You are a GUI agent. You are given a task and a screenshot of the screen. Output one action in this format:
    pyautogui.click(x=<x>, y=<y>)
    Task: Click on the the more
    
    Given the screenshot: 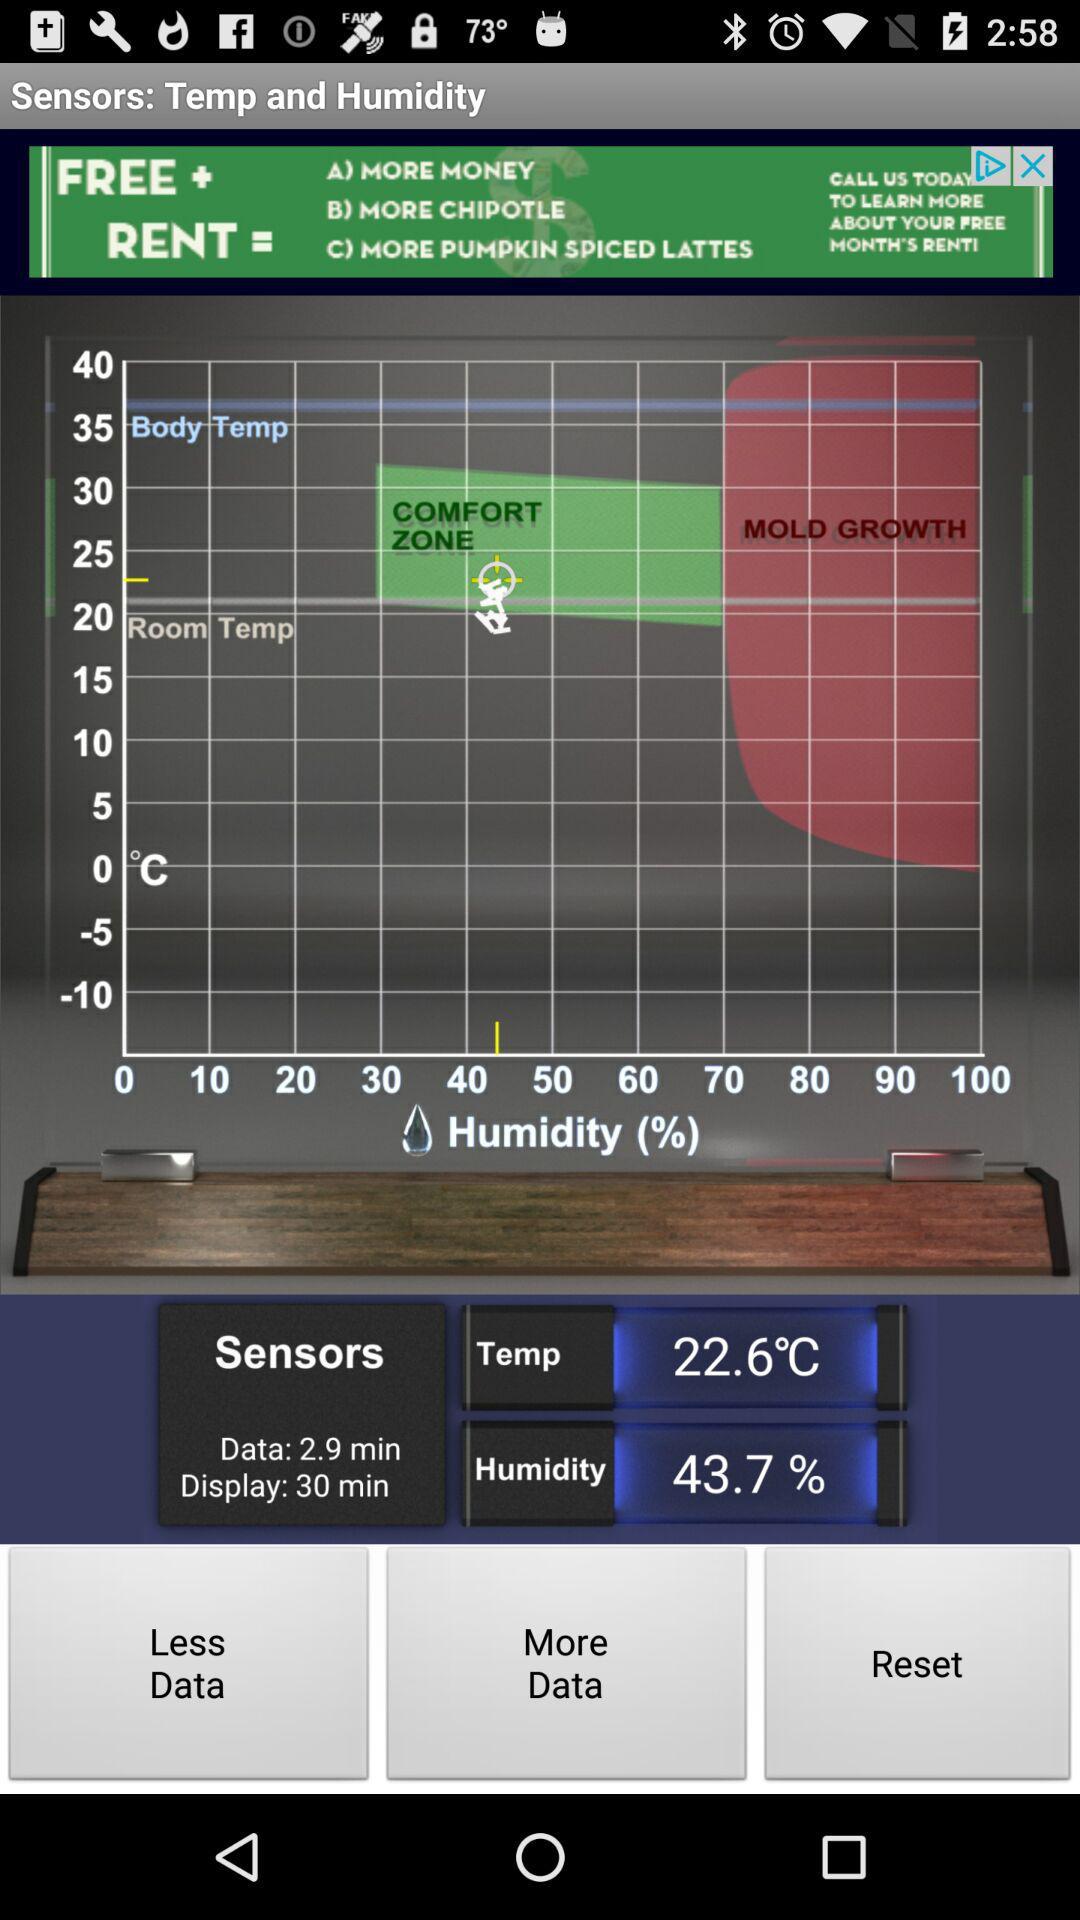 What is the action you would take?
    pyautogui.click(x=567, y=1669)
    